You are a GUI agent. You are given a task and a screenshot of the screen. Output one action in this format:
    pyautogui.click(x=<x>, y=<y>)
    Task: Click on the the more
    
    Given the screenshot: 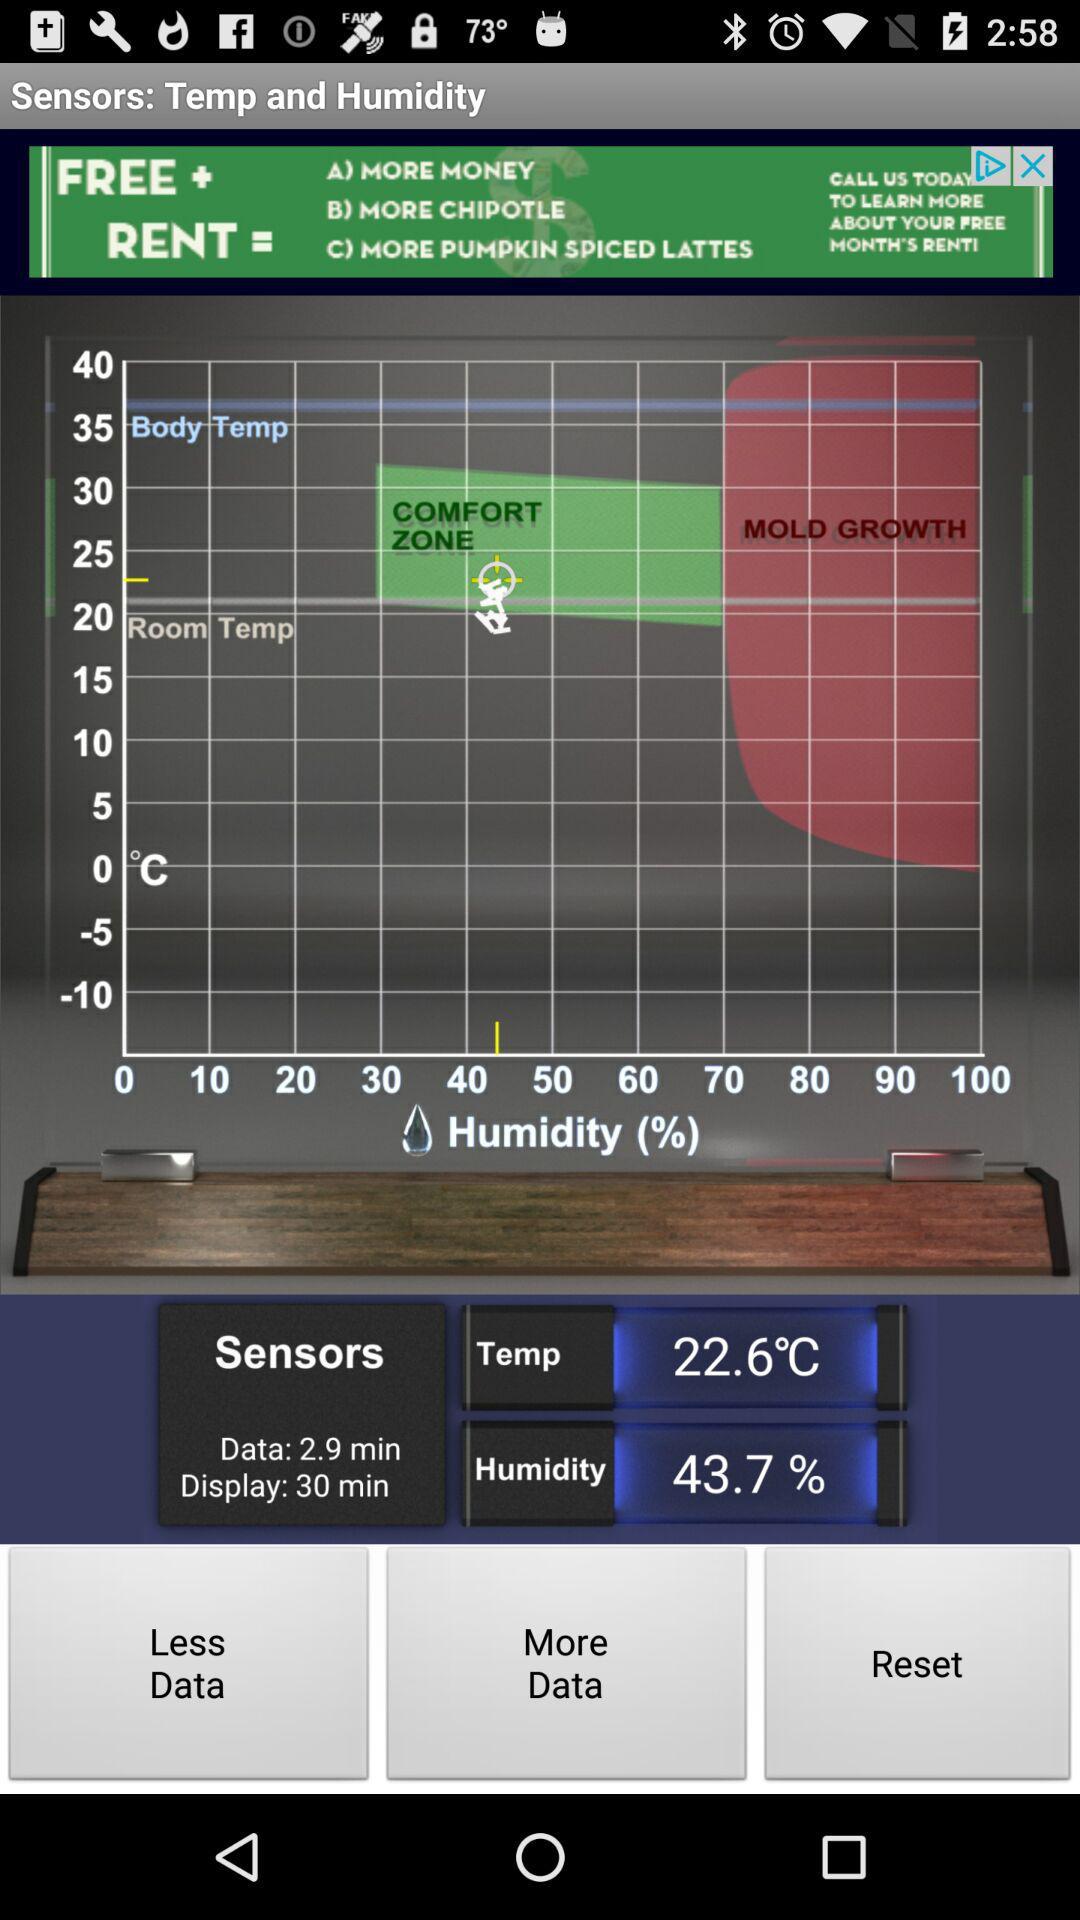 What is the action you would take?
    pyautogui.click(x=567, y=1669)
    